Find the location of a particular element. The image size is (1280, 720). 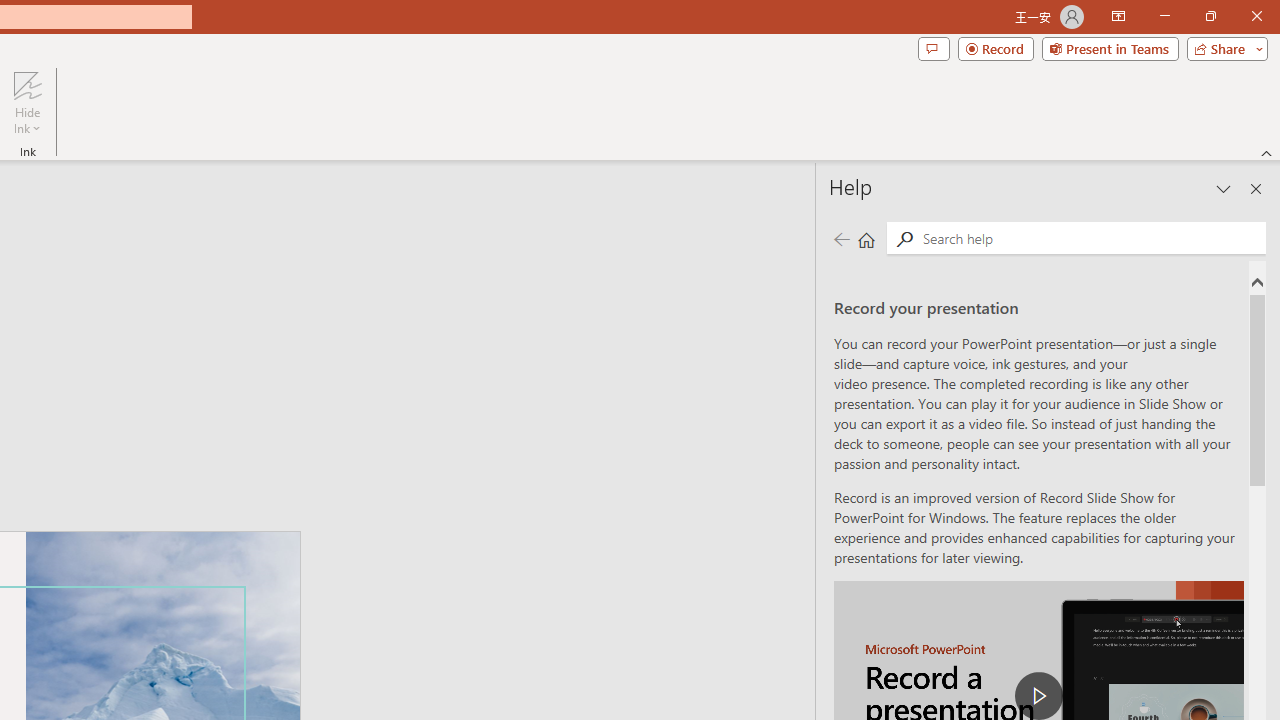

'Previous page' is located at coordinates (841, 238).